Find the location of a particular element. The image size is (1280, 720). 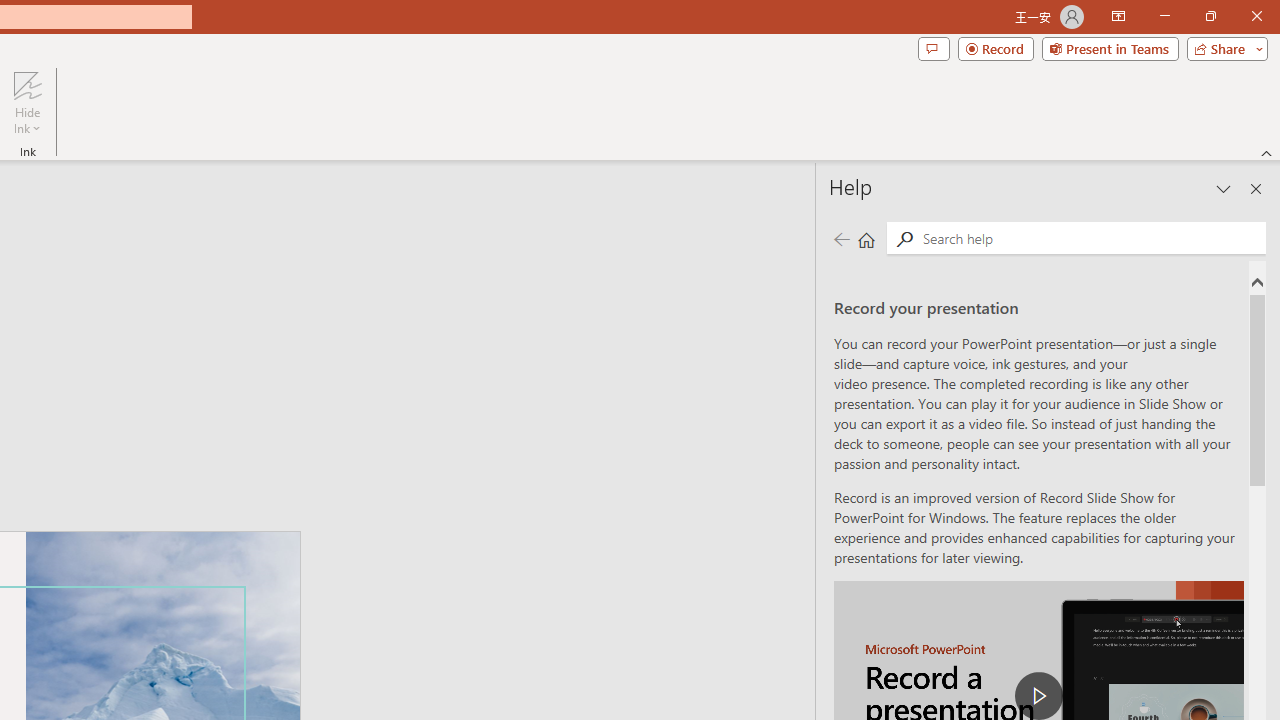

'Previous page' is located at coordinates (841, 238).